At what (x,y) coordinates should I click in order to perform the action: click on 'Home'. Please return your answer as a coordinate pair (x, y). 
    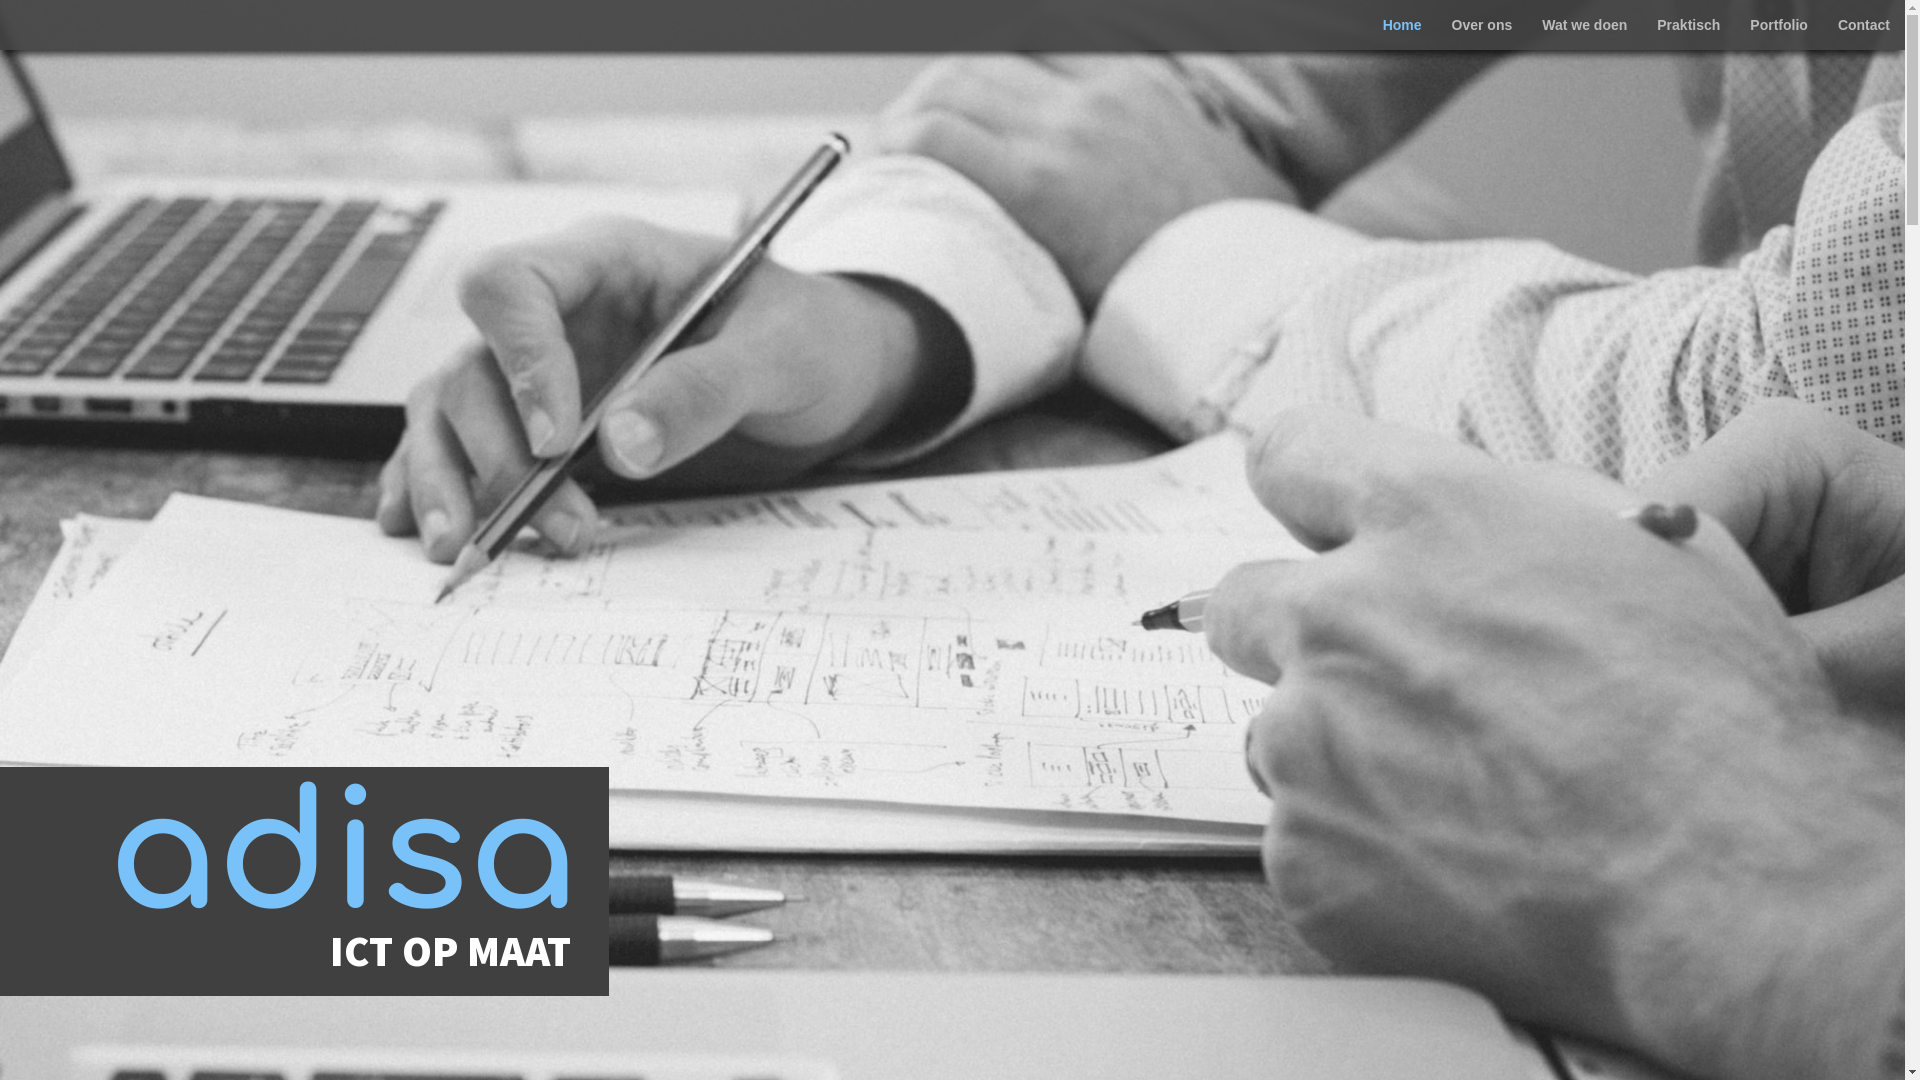
    Looking at the image, I should click on (1401, 24).